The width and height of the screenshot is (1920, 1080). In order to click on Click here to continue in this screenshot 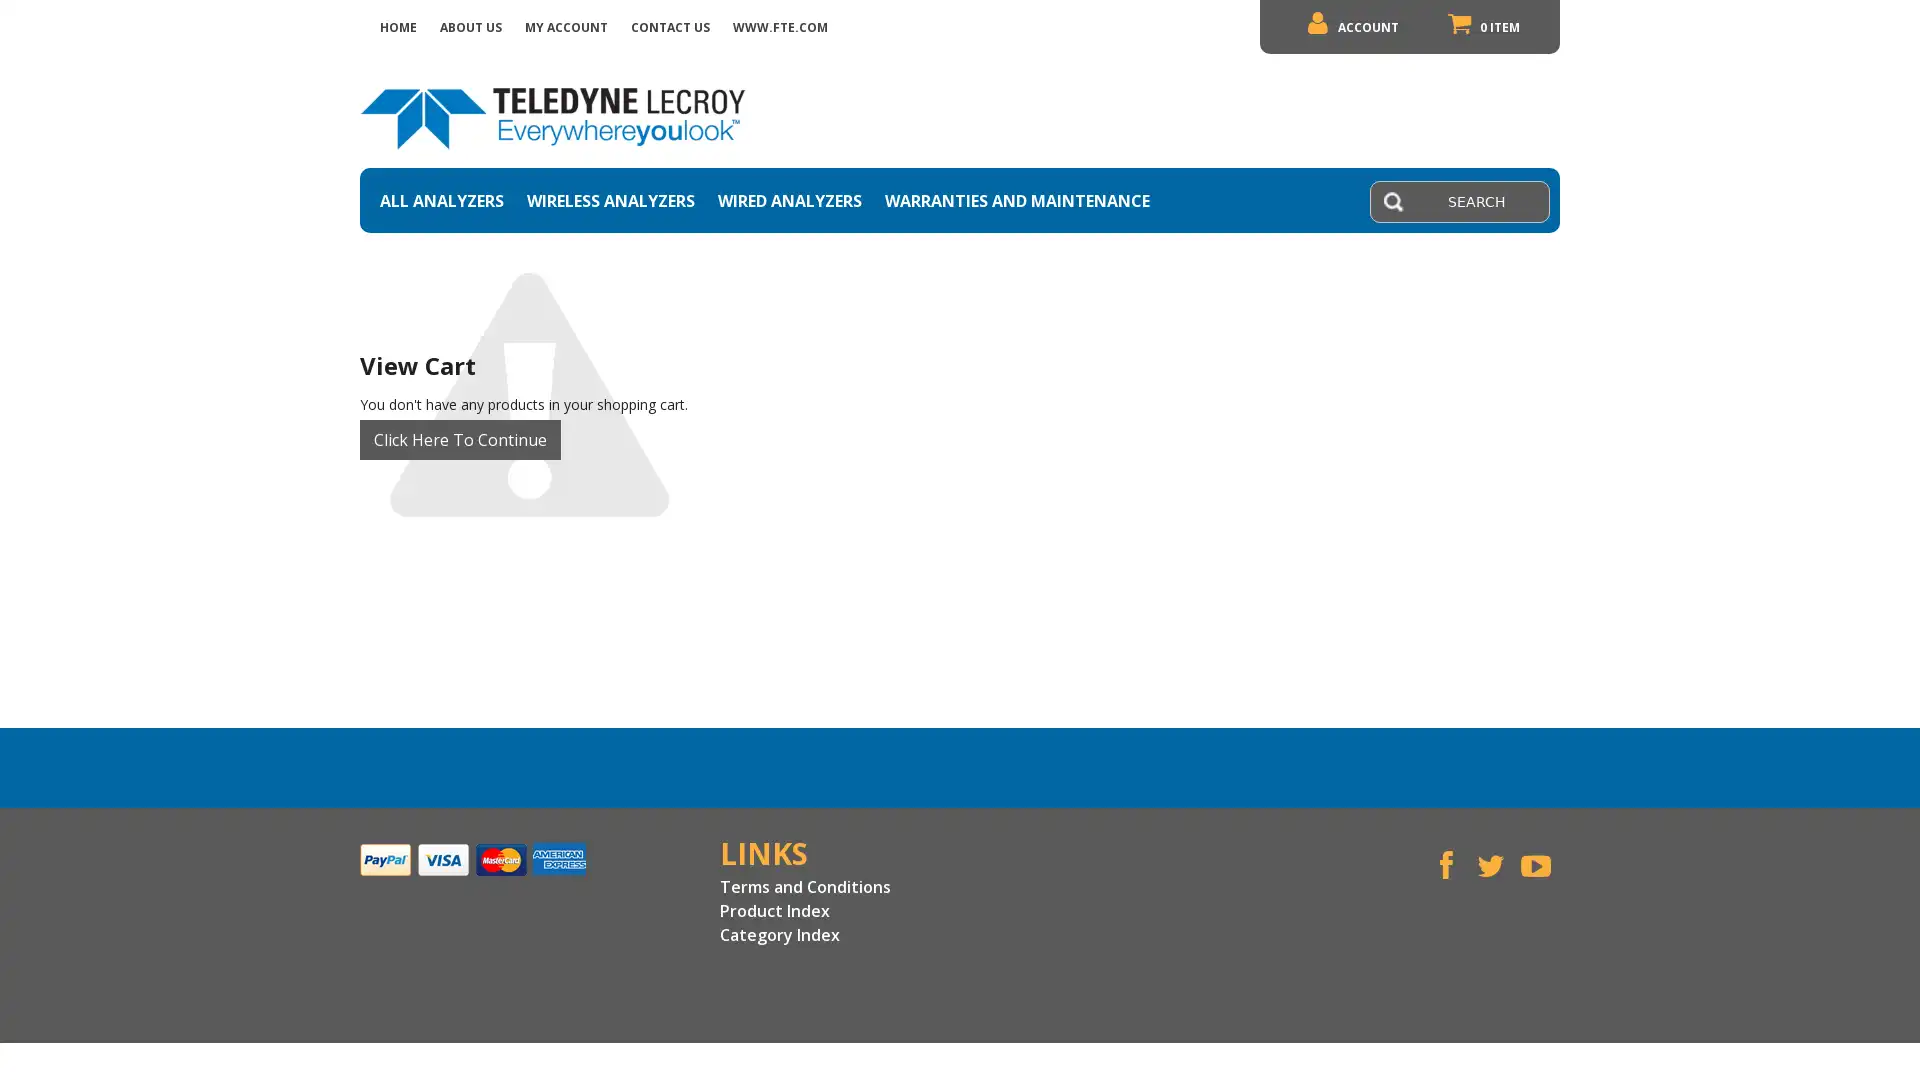, I will do `click(459, 438)`.